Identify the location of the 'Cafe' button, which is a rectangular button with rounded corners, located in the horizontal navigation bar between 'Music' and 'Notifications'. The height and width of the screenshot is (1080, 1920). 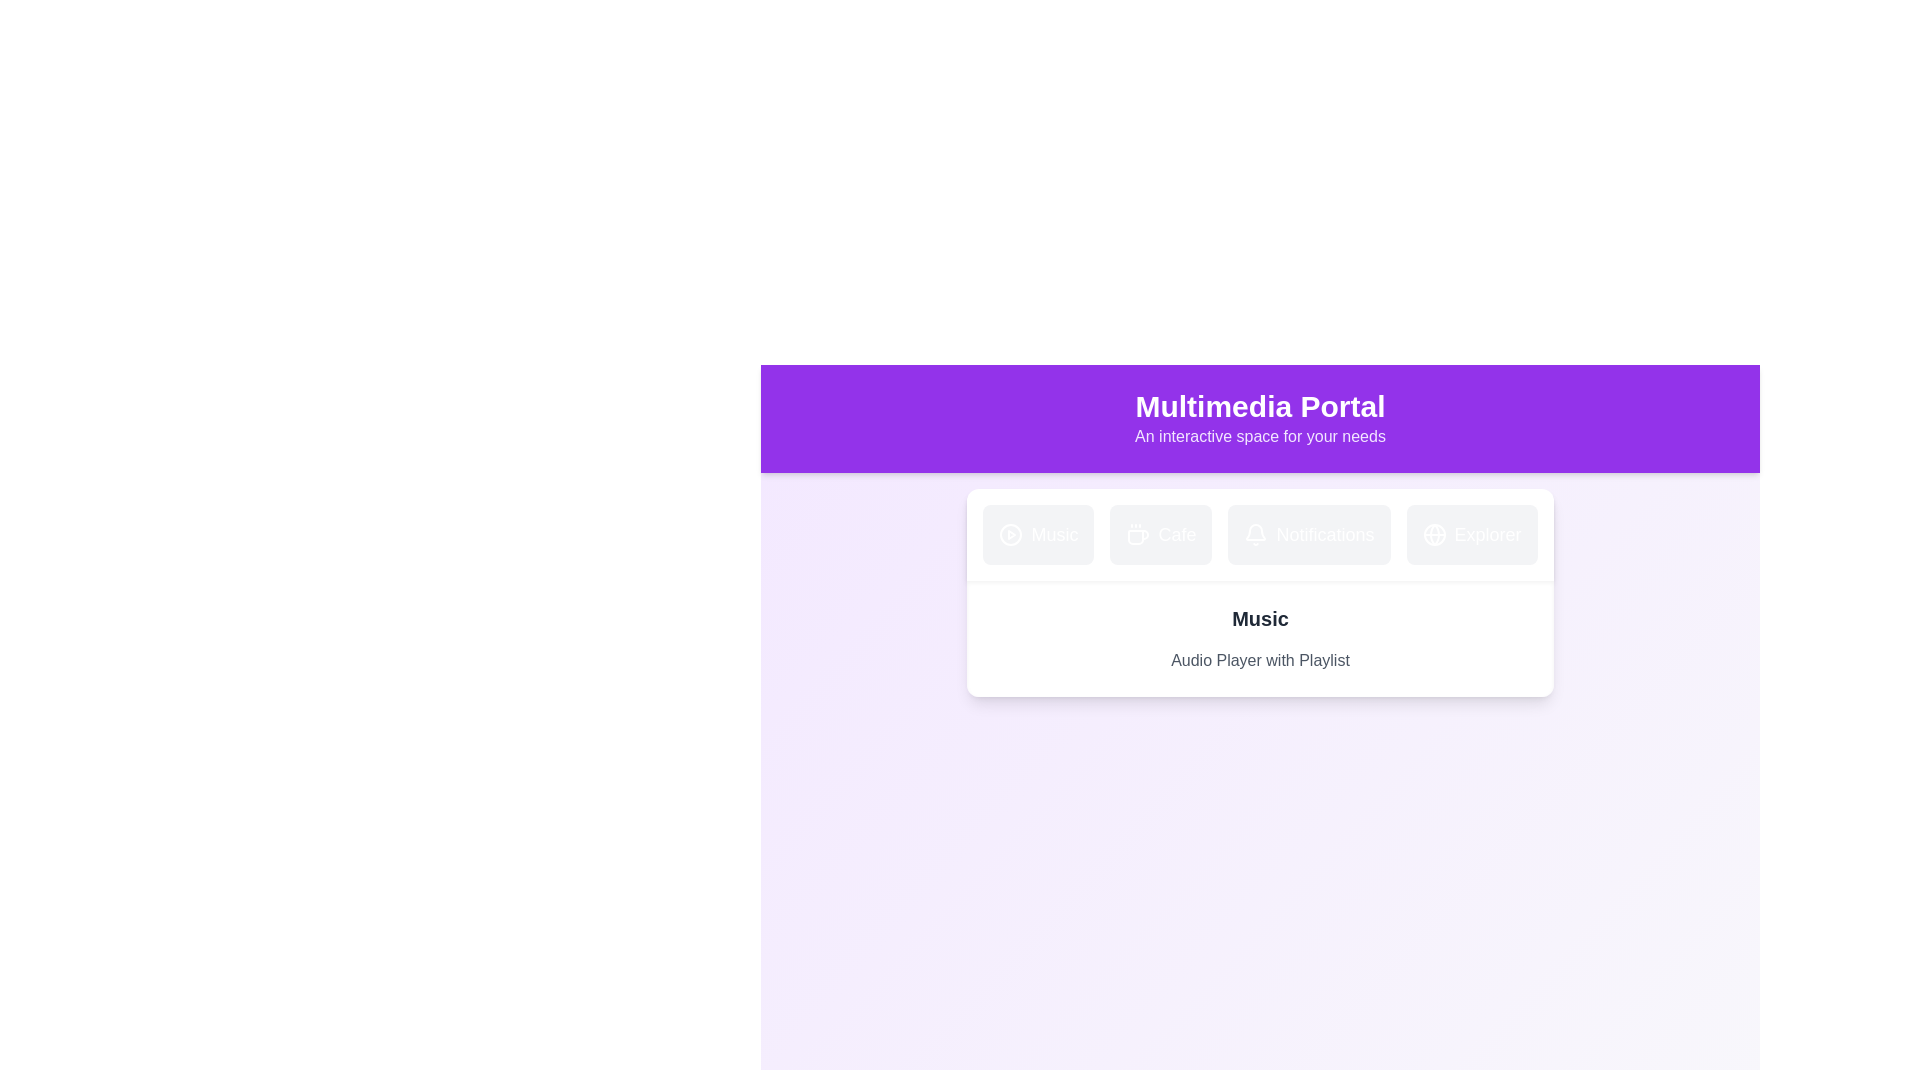
(1161, 534).